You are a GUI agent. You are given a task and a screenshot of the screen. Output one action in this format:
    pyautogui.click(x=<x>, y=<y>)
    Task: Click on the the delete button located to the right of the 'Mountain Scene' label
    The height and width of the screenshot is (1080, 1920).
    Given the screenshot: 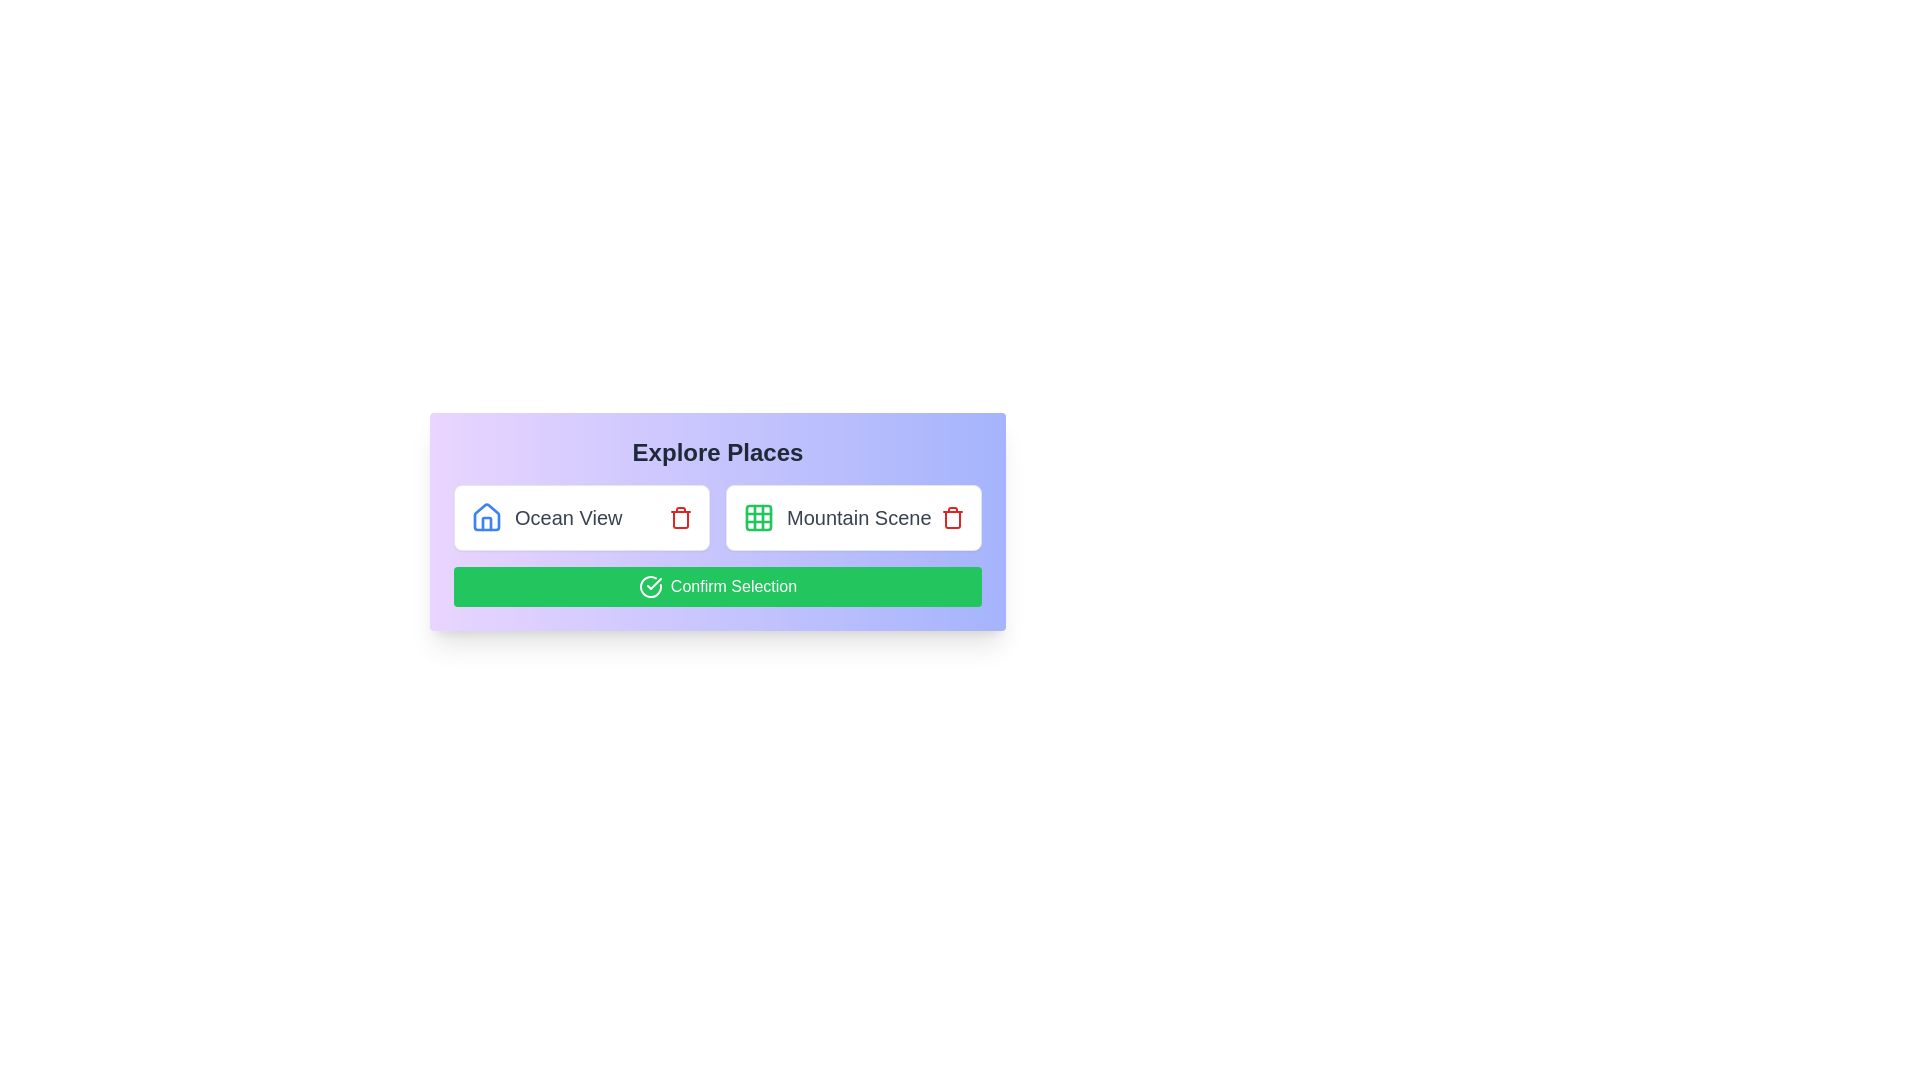 What is the action you would take?
    pyautogui.click(x=952, y=516)
    